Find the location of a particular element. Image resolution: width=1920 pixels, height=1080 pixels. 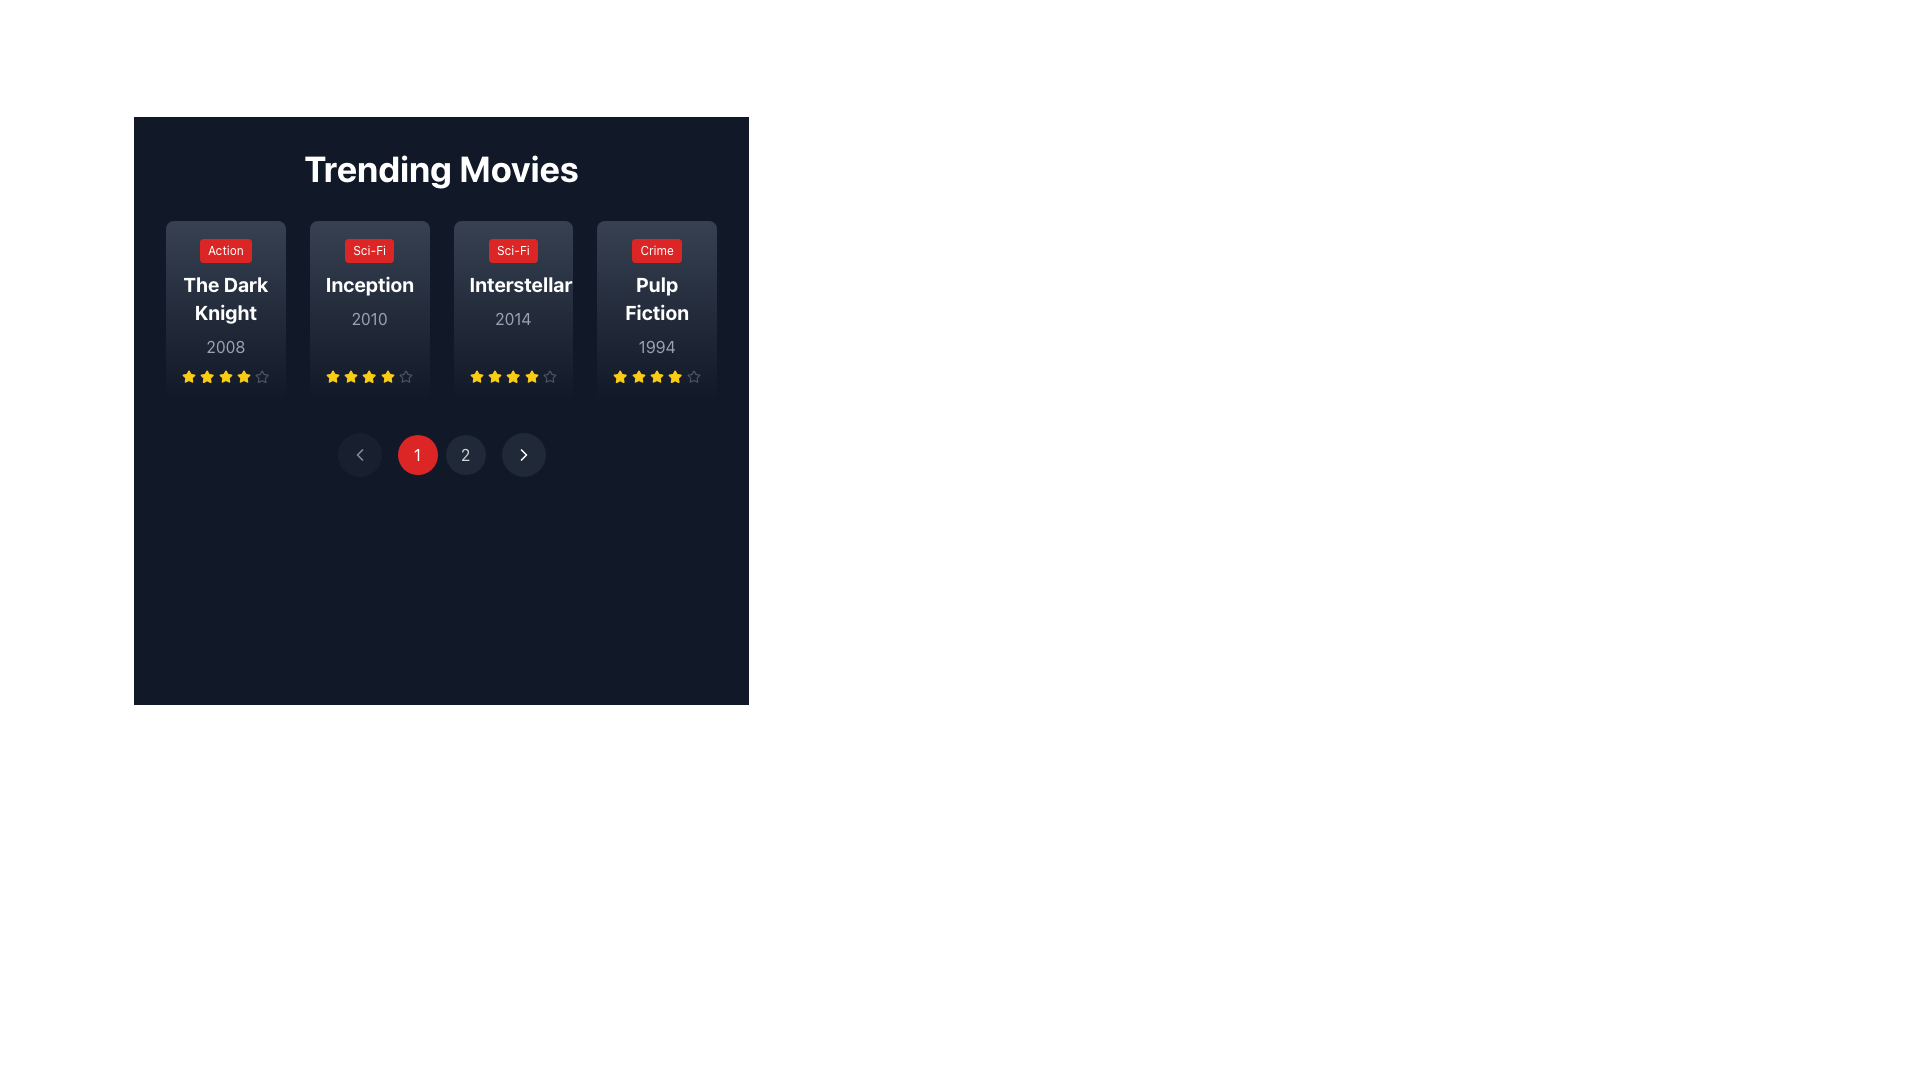

the circular red button with white text '1' located in the horizontal navigation bar is located at coordinates (440, 454).